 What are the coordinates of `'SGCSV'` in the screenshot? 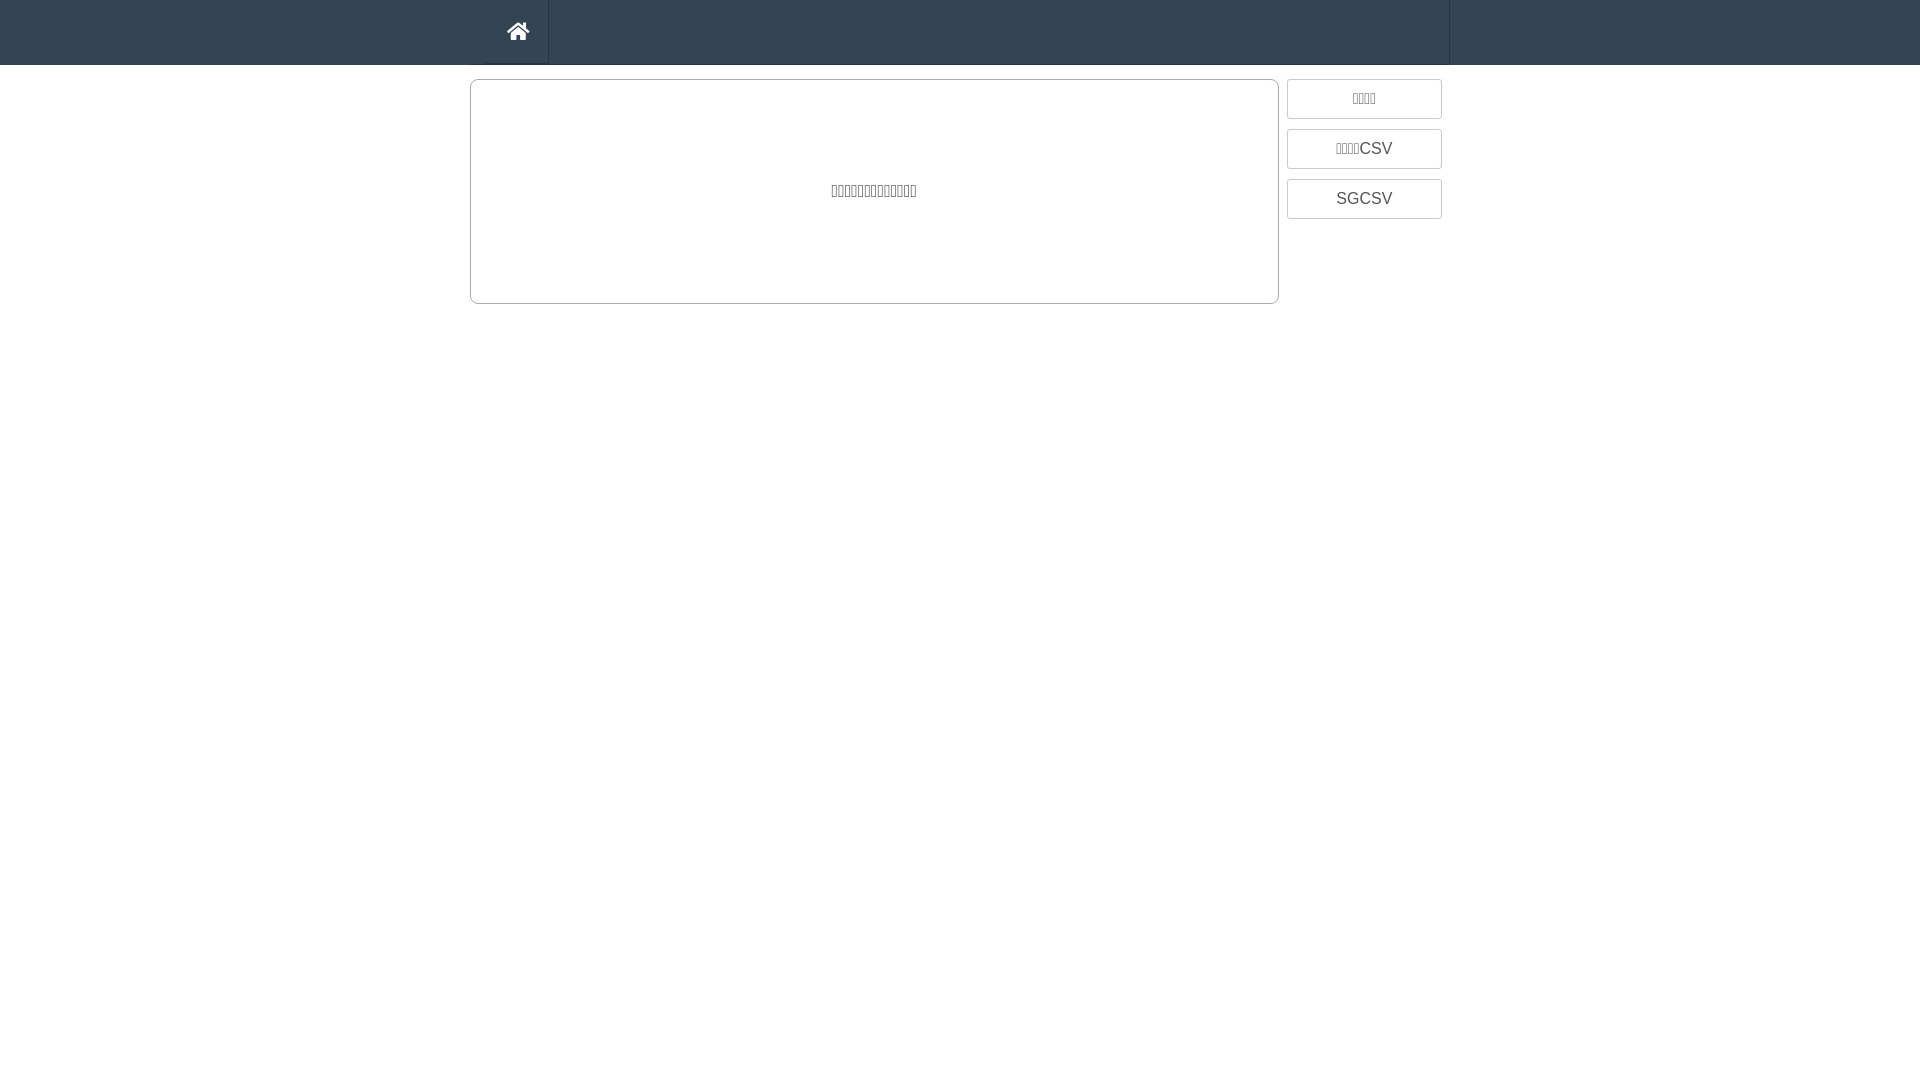 It's located at (1363, 199).